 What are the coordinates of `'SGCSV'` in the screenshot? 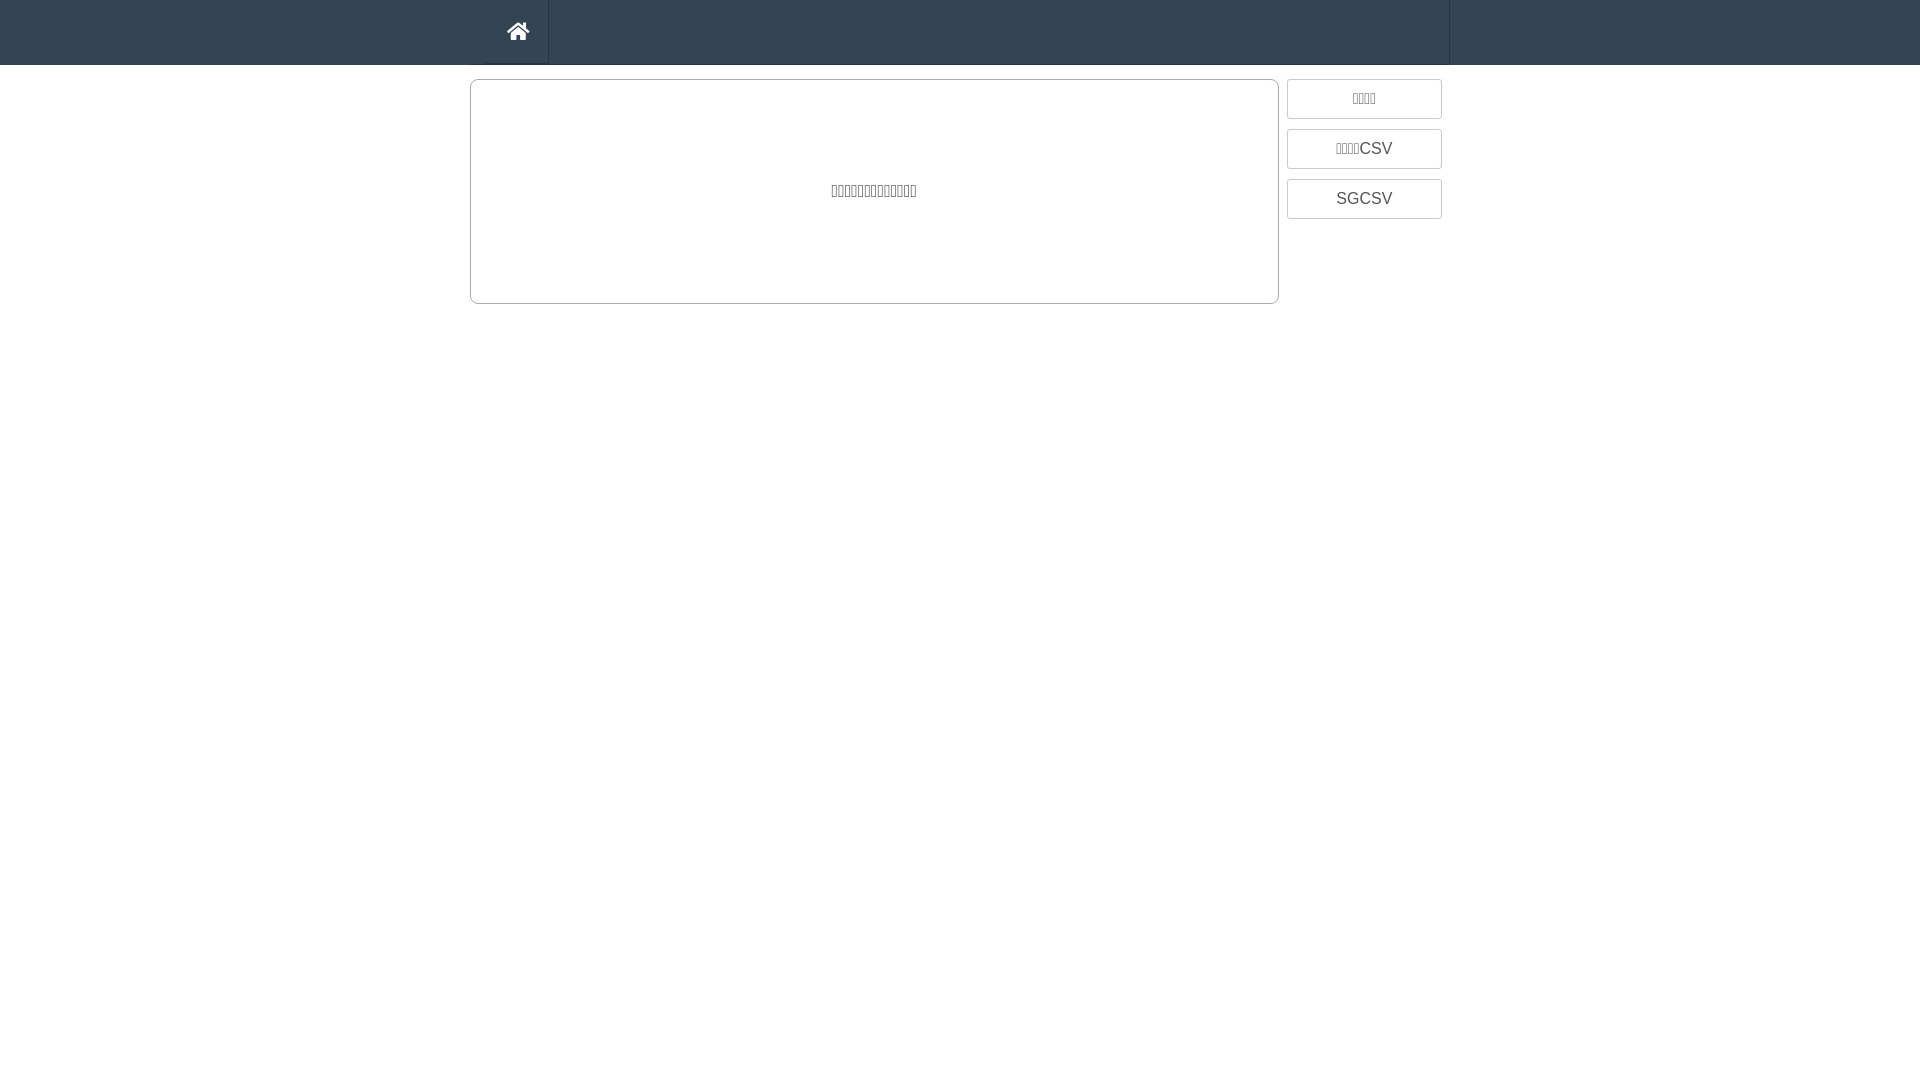 It's located at (1363, 199).